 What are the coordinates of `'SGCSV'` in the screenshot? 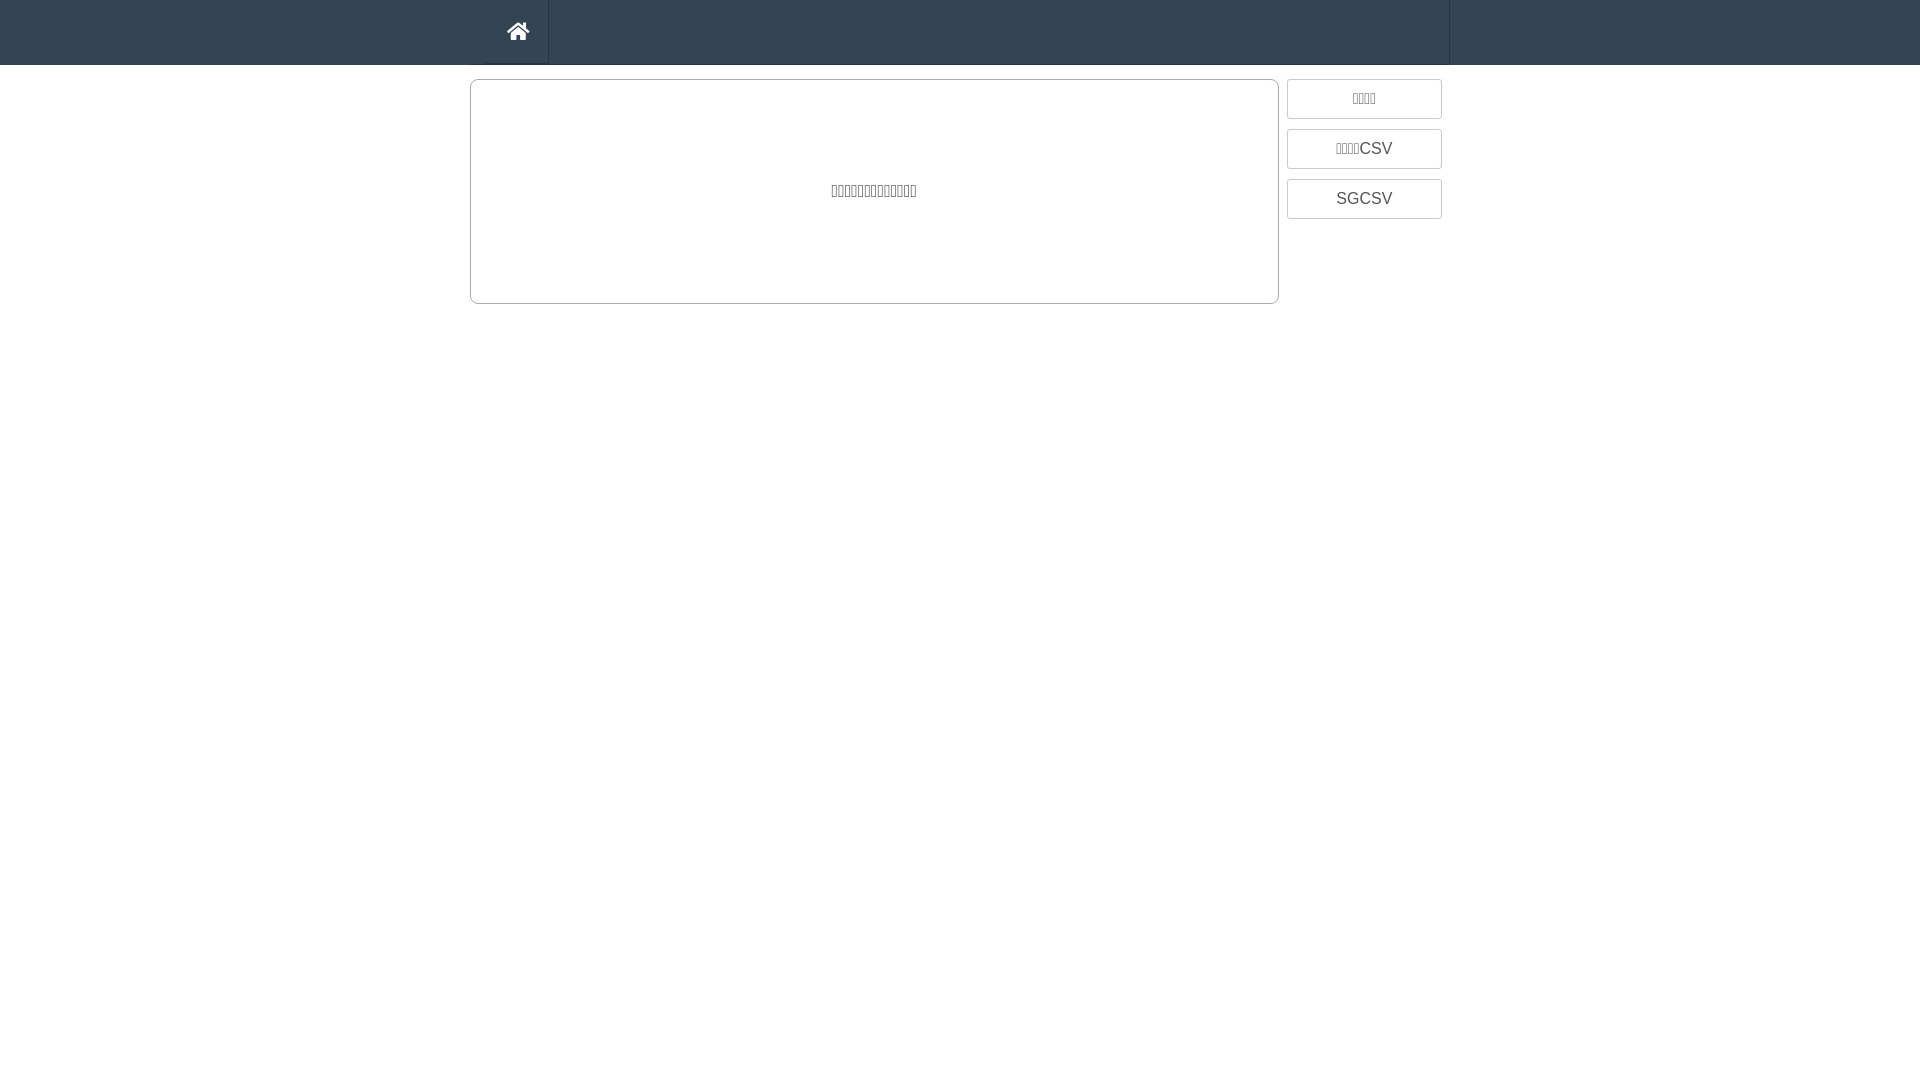 It's located at (1363, 199).